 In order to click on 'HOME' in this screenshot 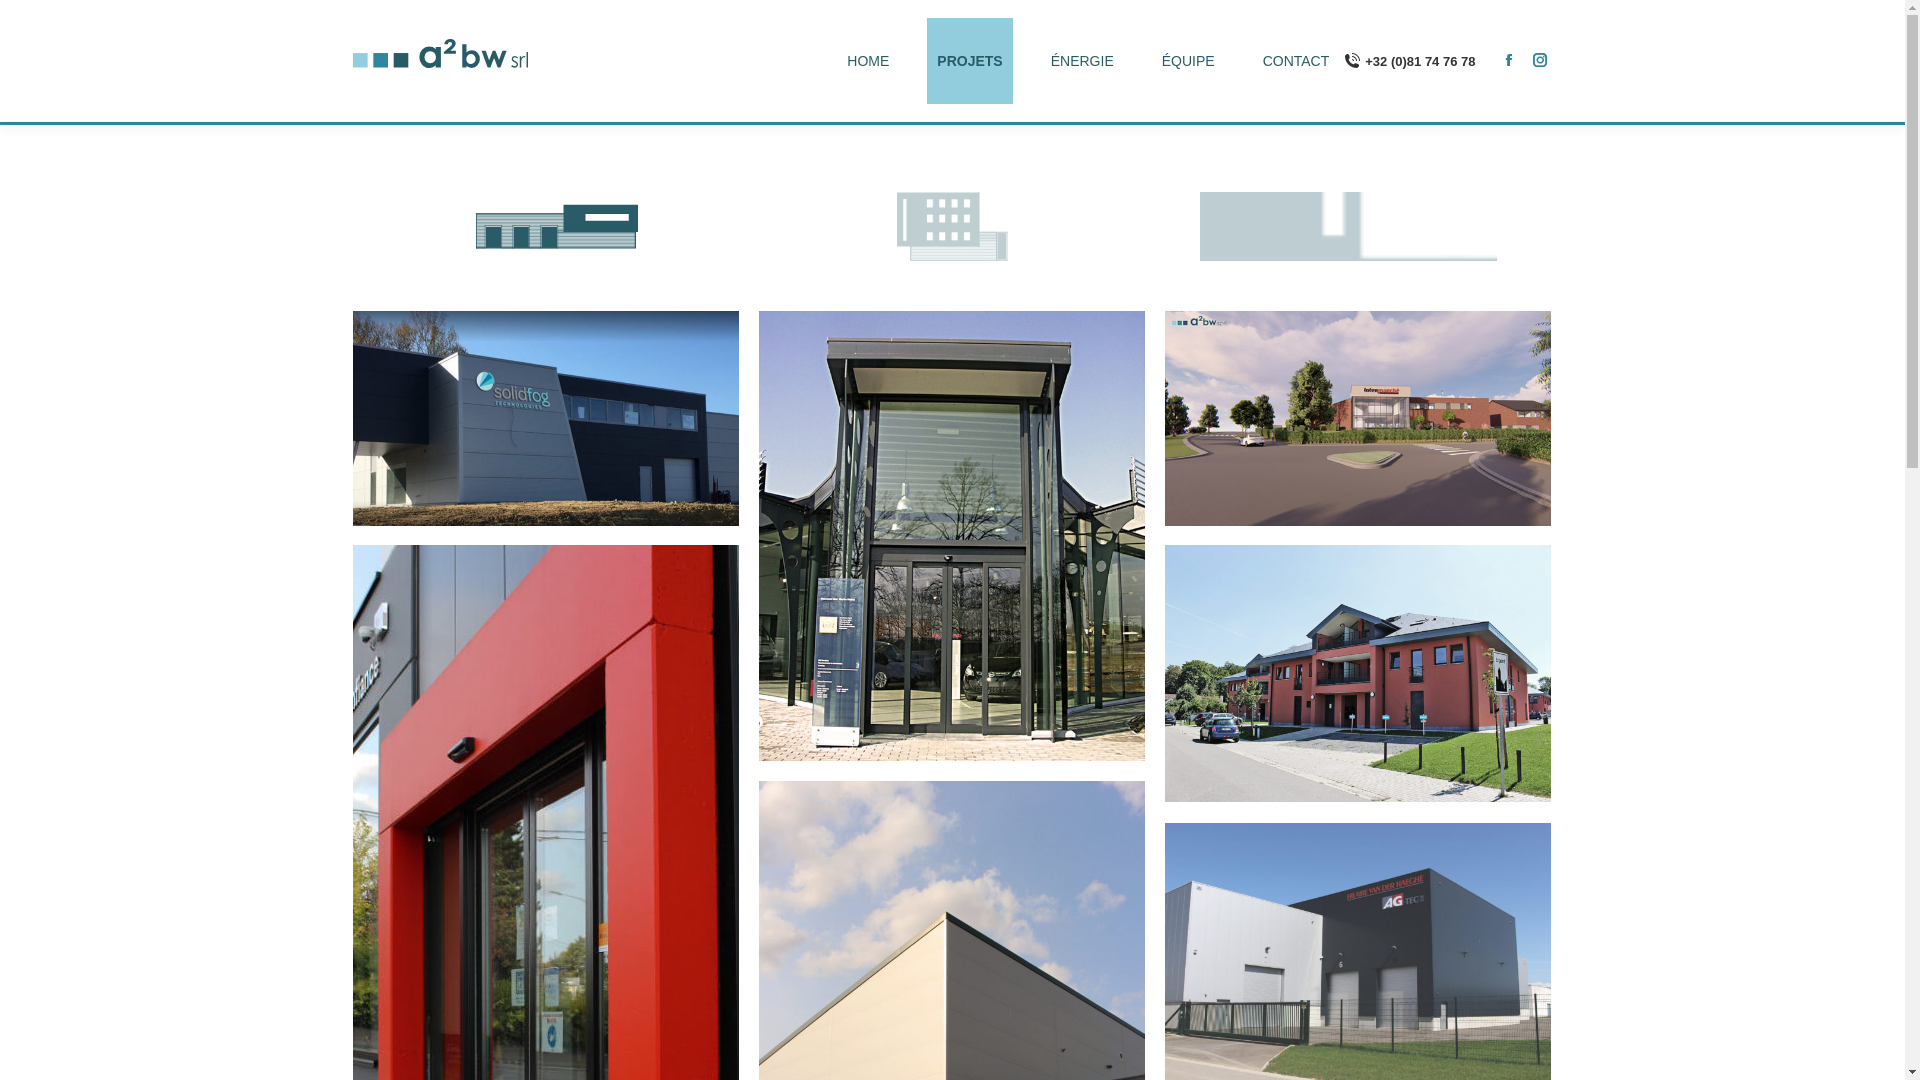, I will do `click(868, 60)`.